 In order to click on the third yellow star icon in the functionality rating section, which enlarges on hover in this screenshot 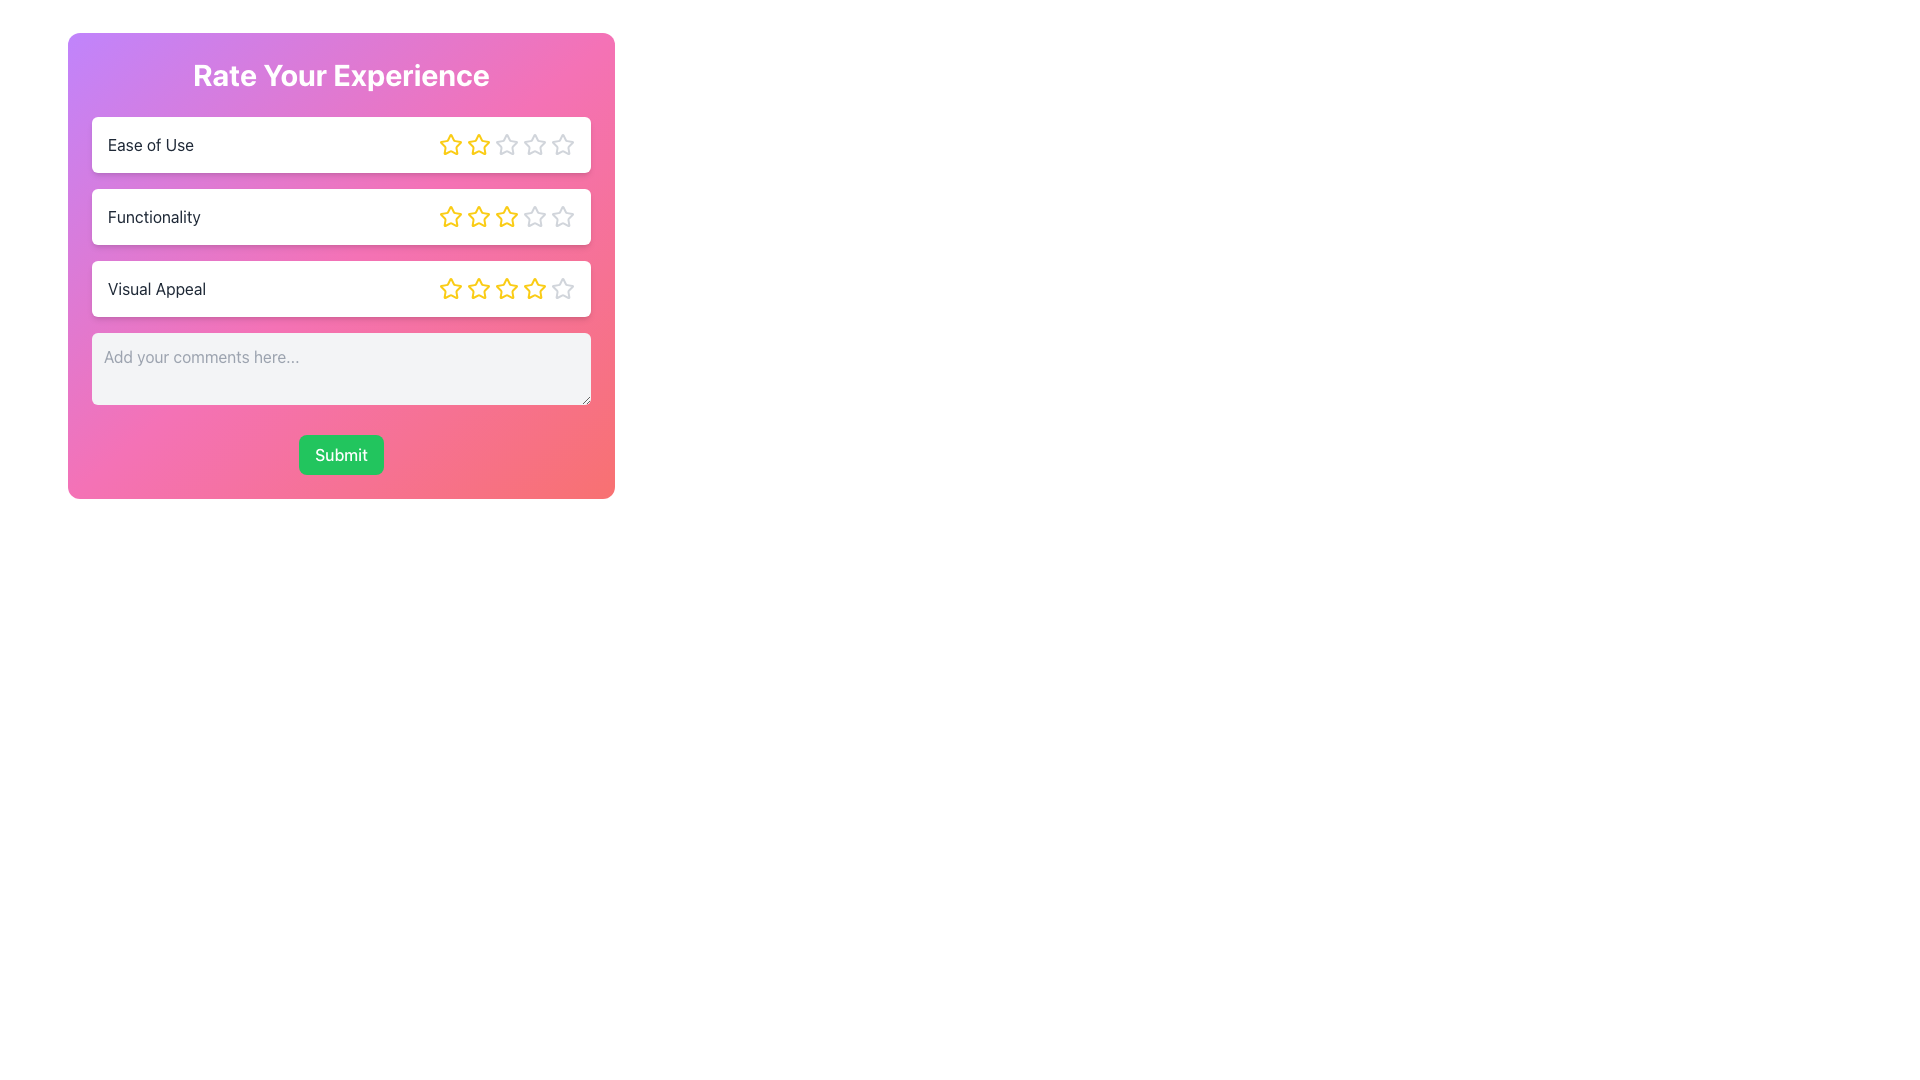, I will do `click(478, 216)`.